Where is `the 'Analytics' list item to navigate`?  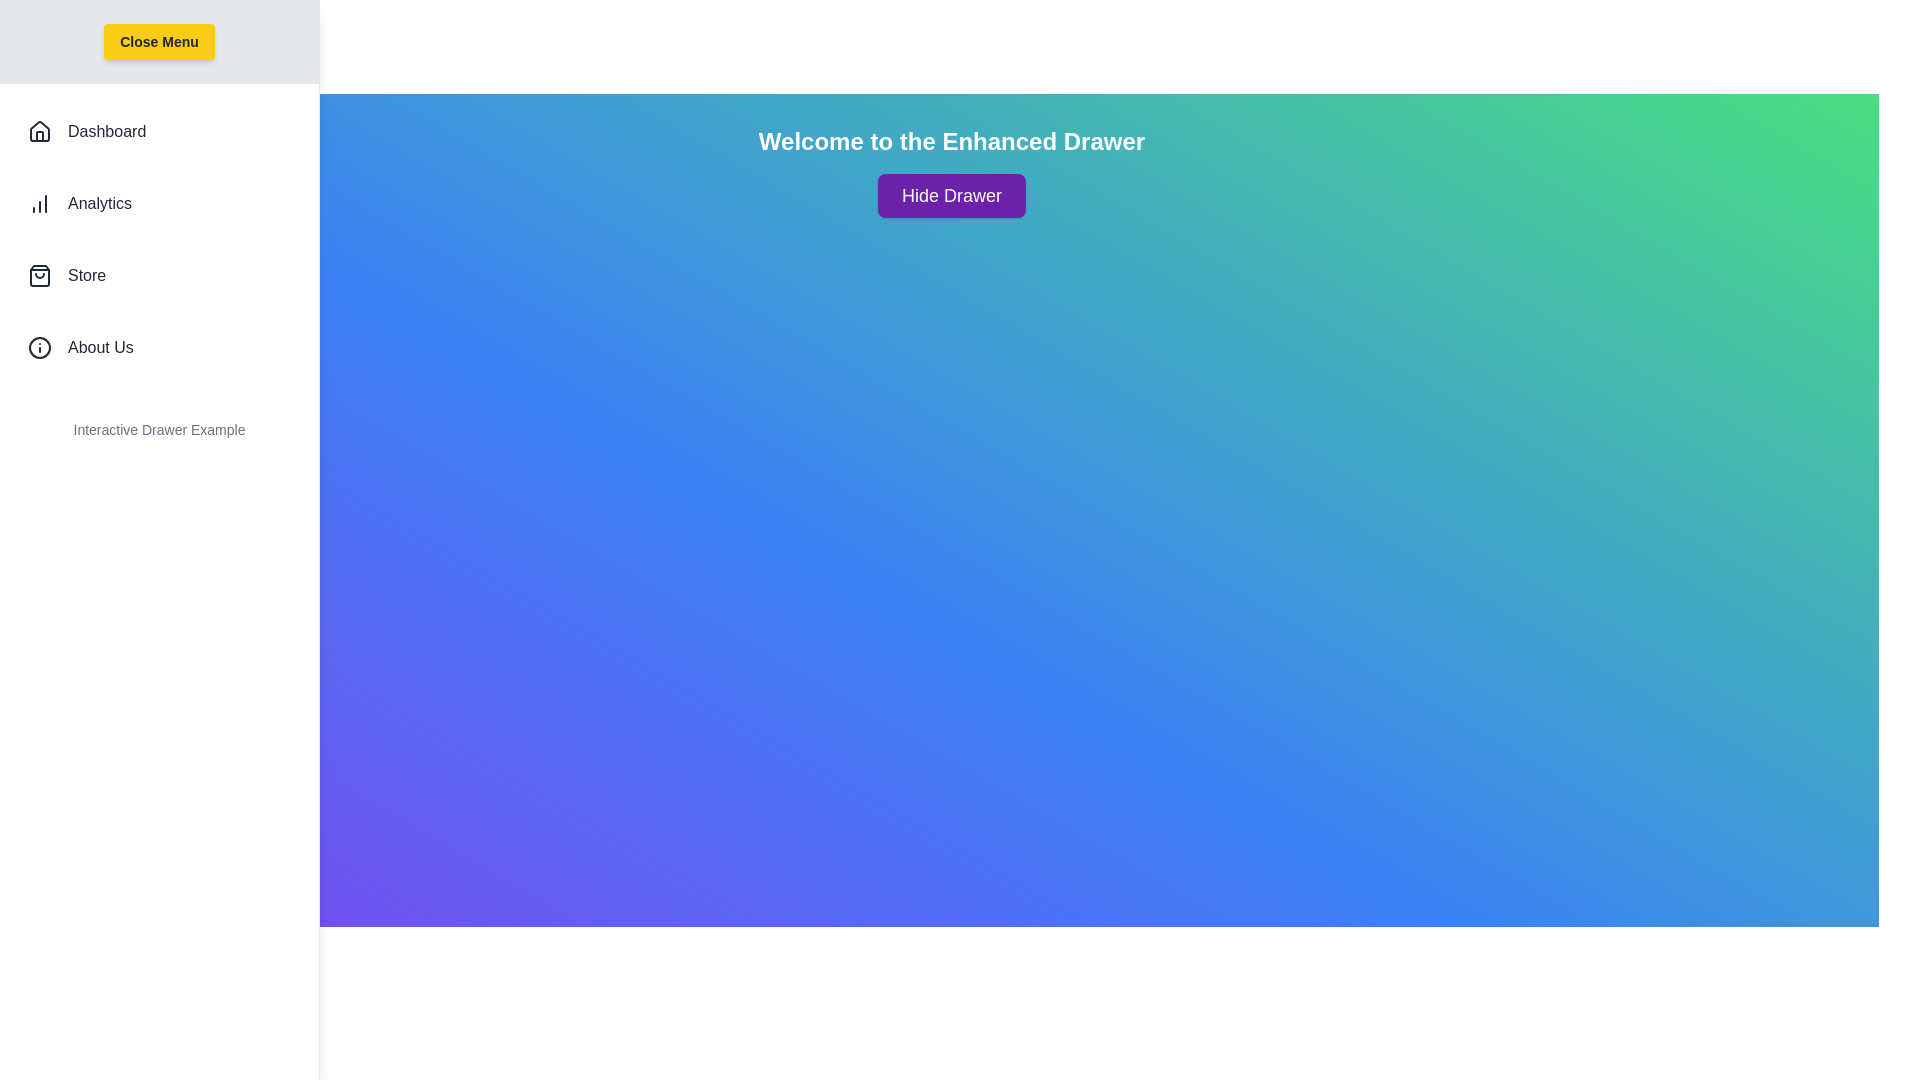 the 'Analytics' list item to navigate is located at coordinates (158, 204).